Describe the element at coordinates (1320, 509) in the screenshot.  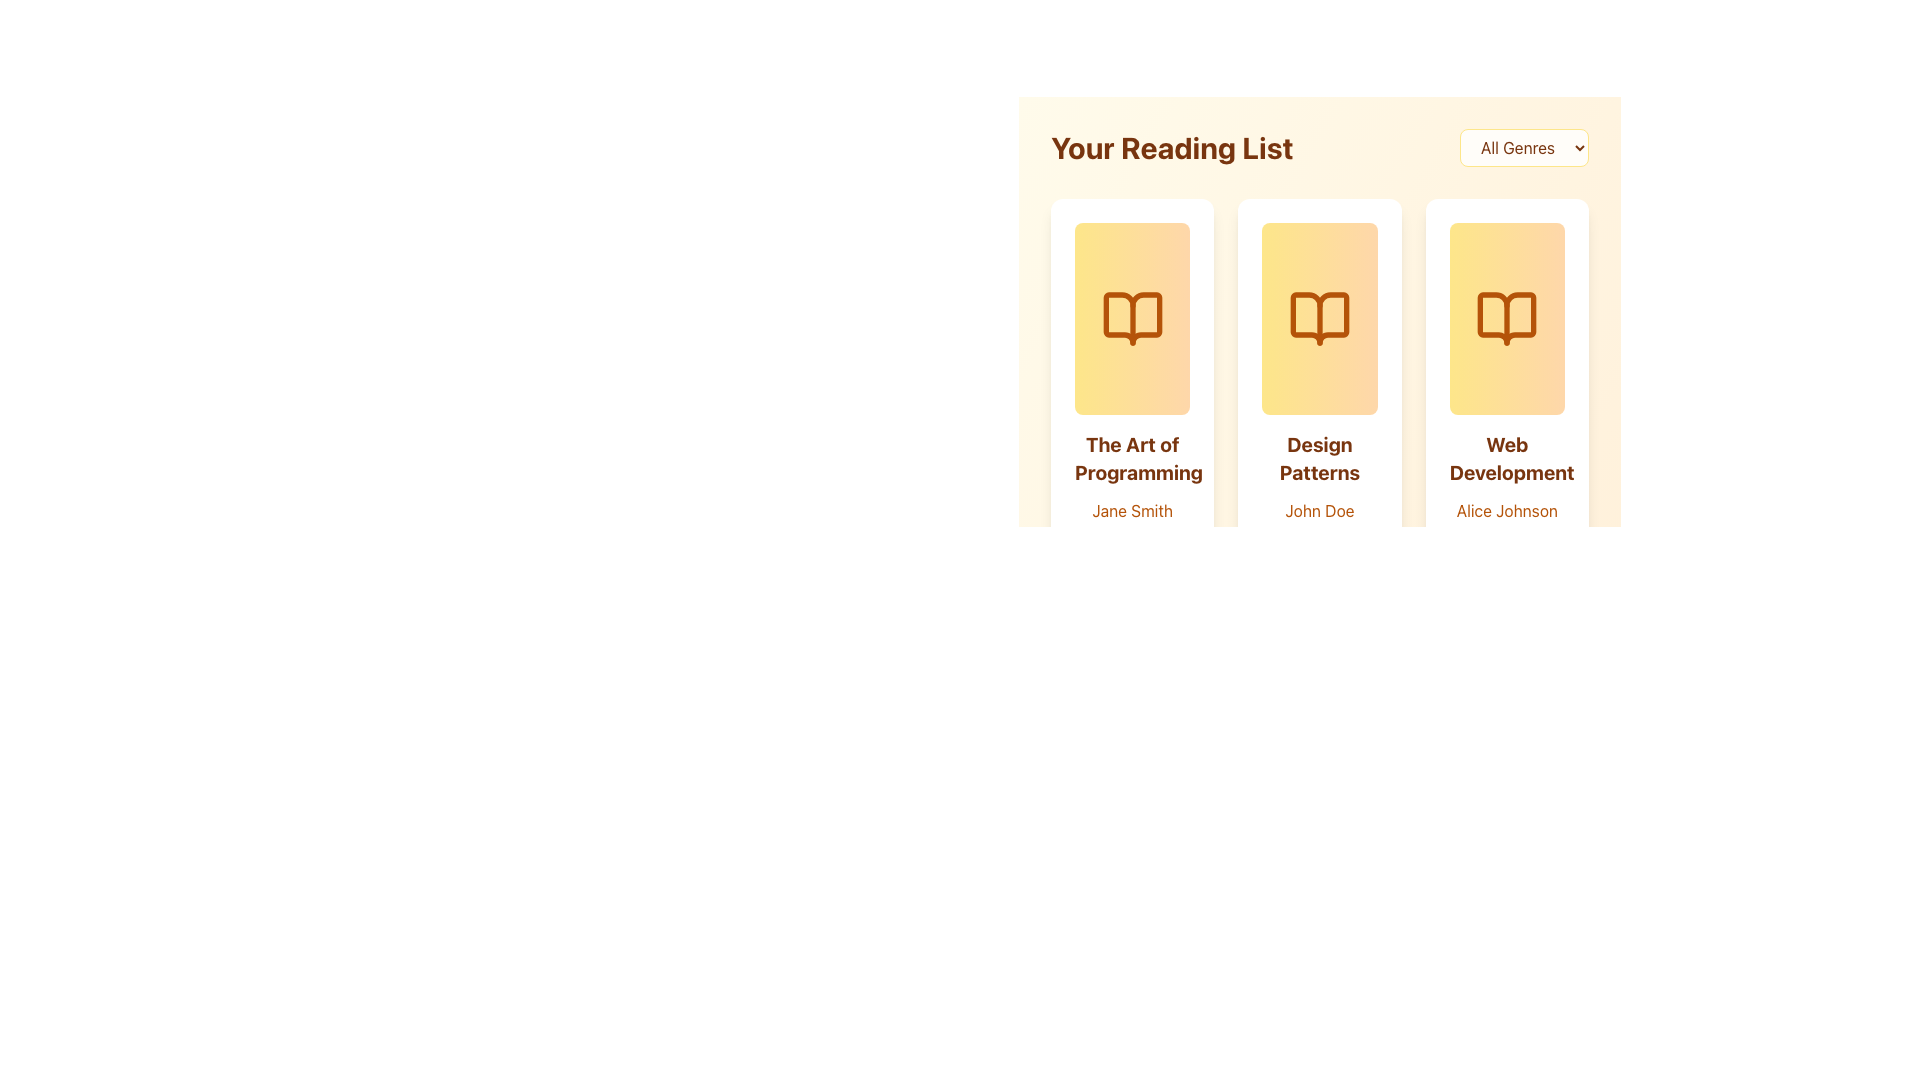
I see `the static text indicating the author of the book associated with the 'Design Patterns' card in the reading list, which is located below the title and above the duration and progress details` at that location.